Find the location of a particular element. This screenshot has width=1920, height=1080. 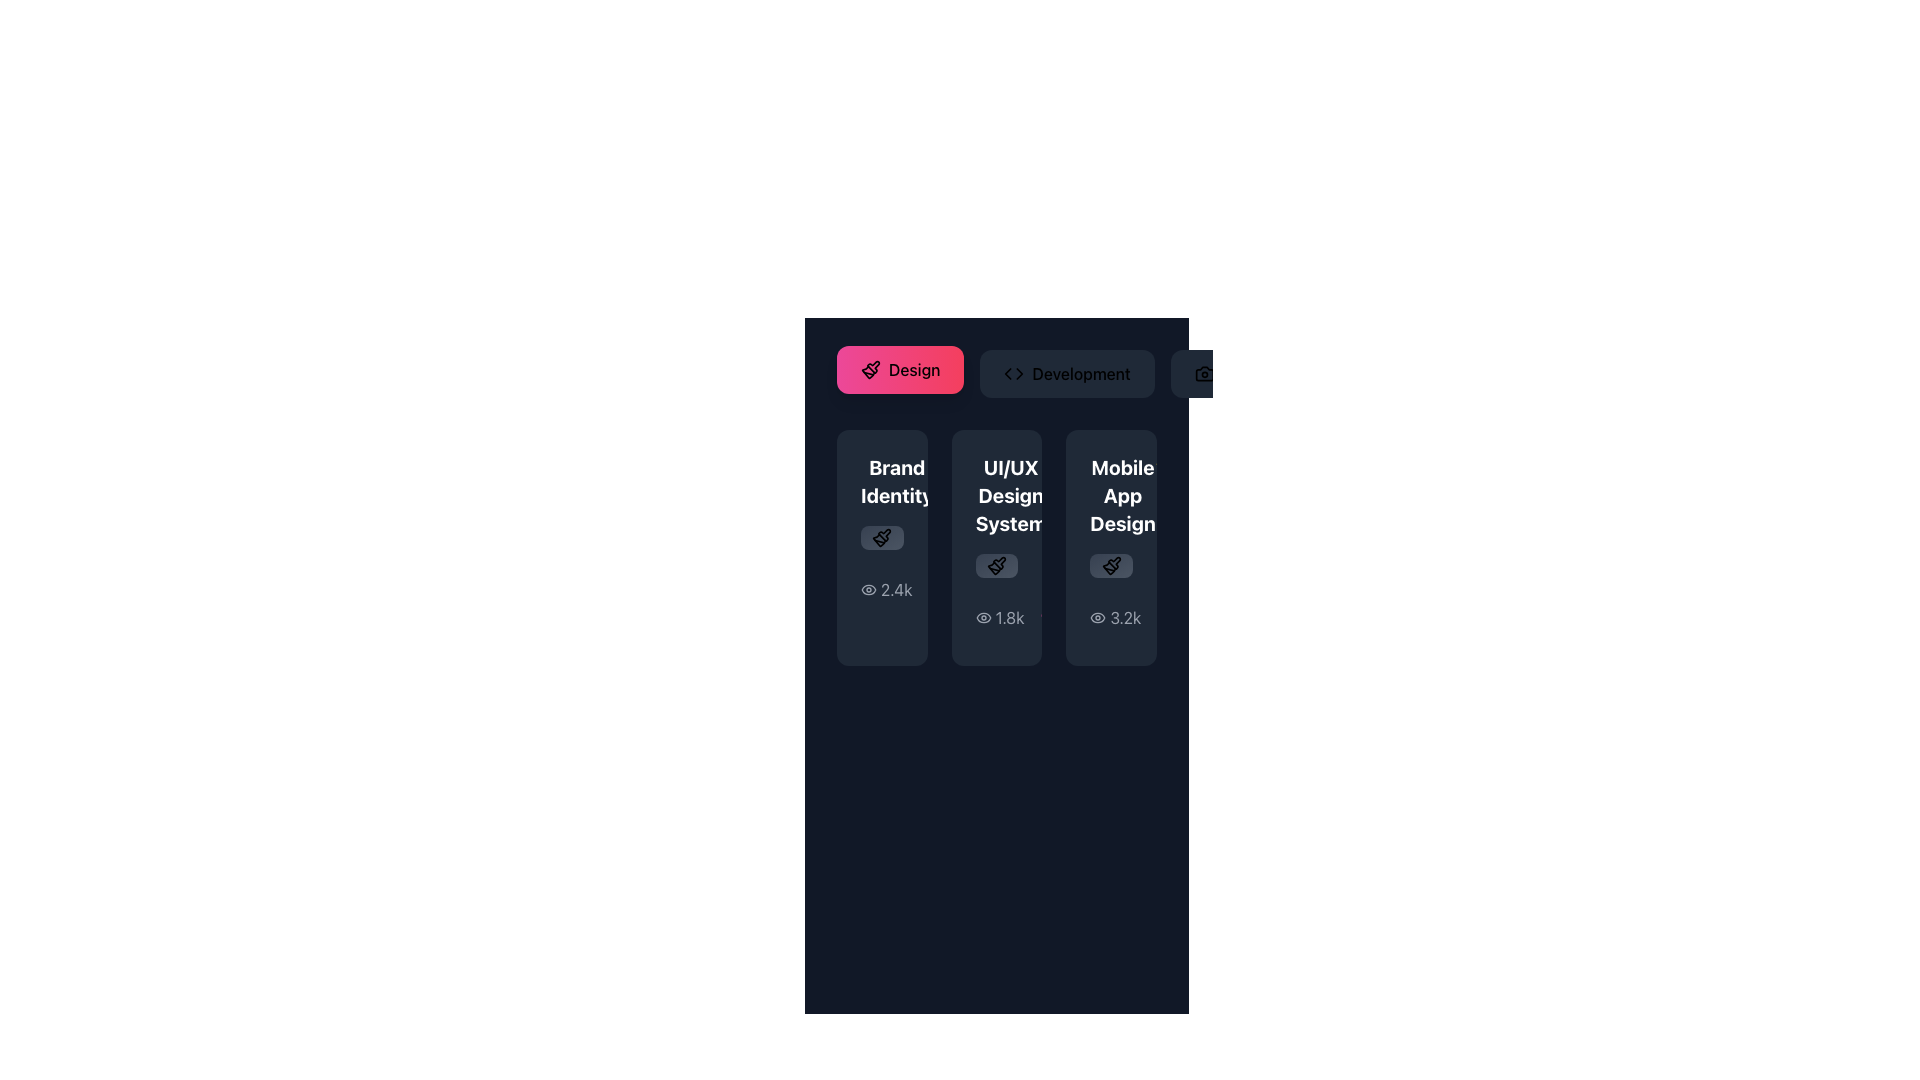

the paintbrush icon located on the left side of the 'Design' button is located at coordinates (870, 370).